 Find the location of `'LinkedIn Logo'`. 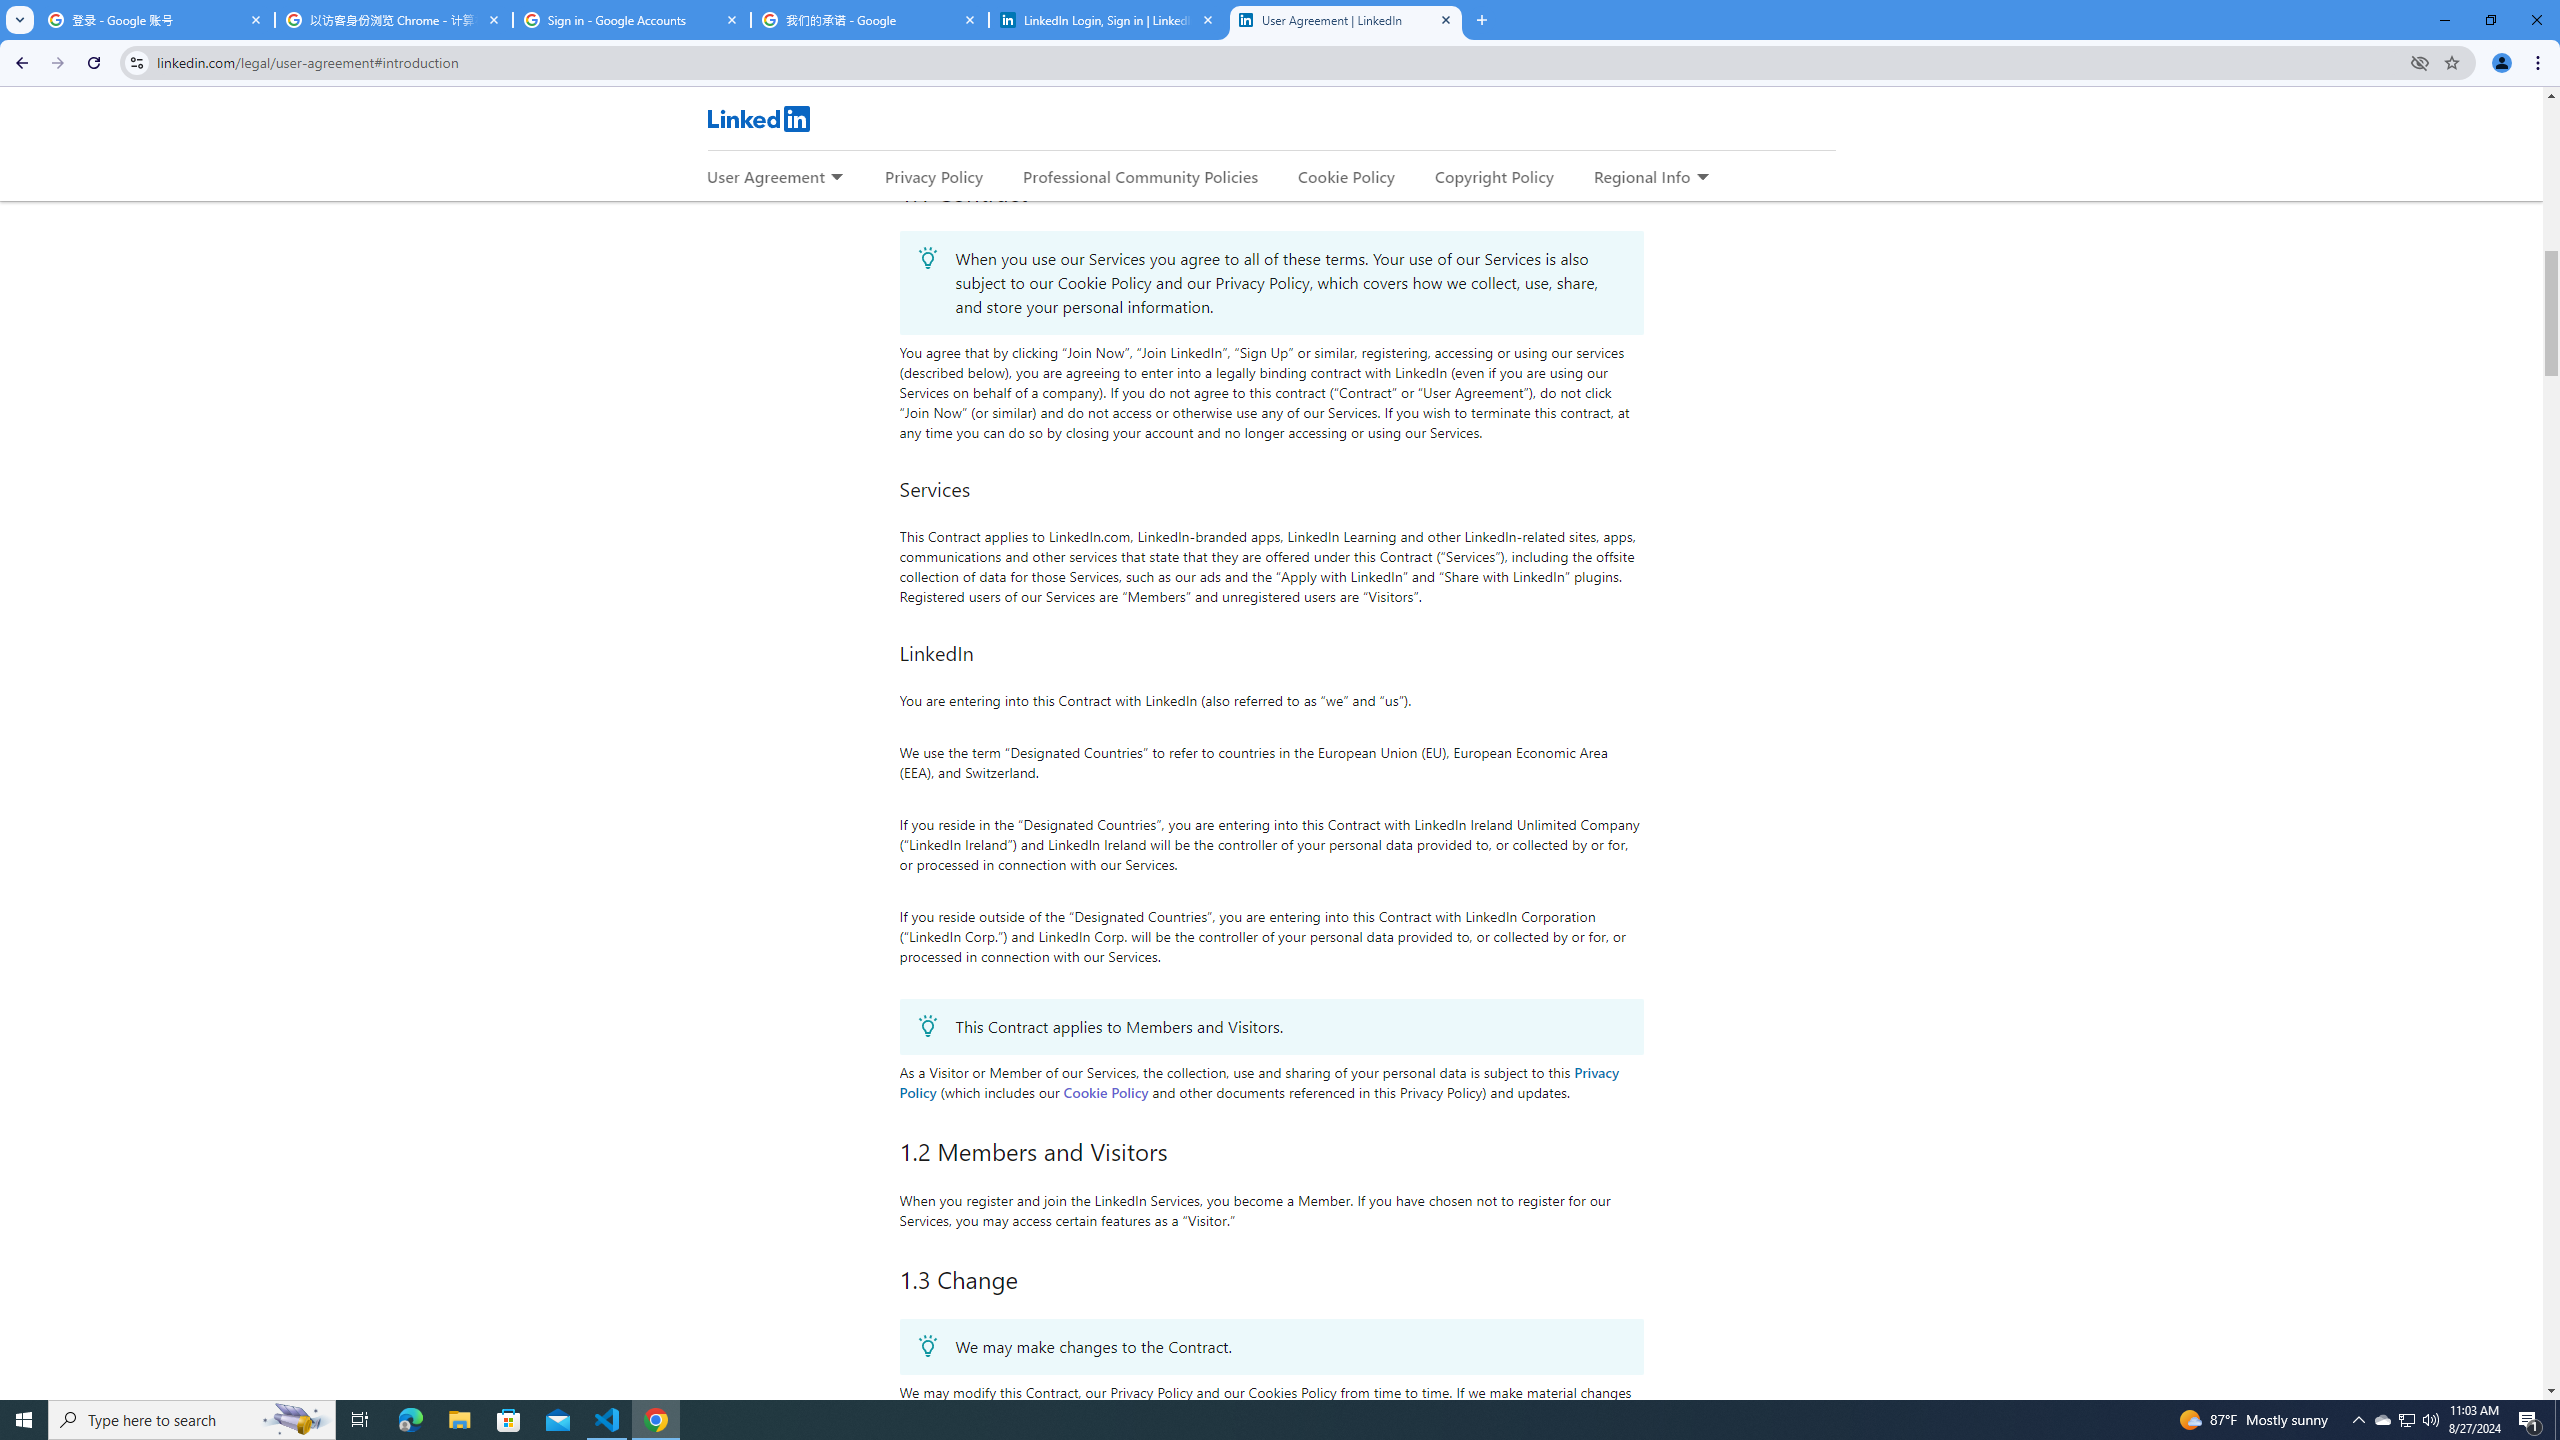

'LinkedIn Logo' is located at coordinates (757, 118).